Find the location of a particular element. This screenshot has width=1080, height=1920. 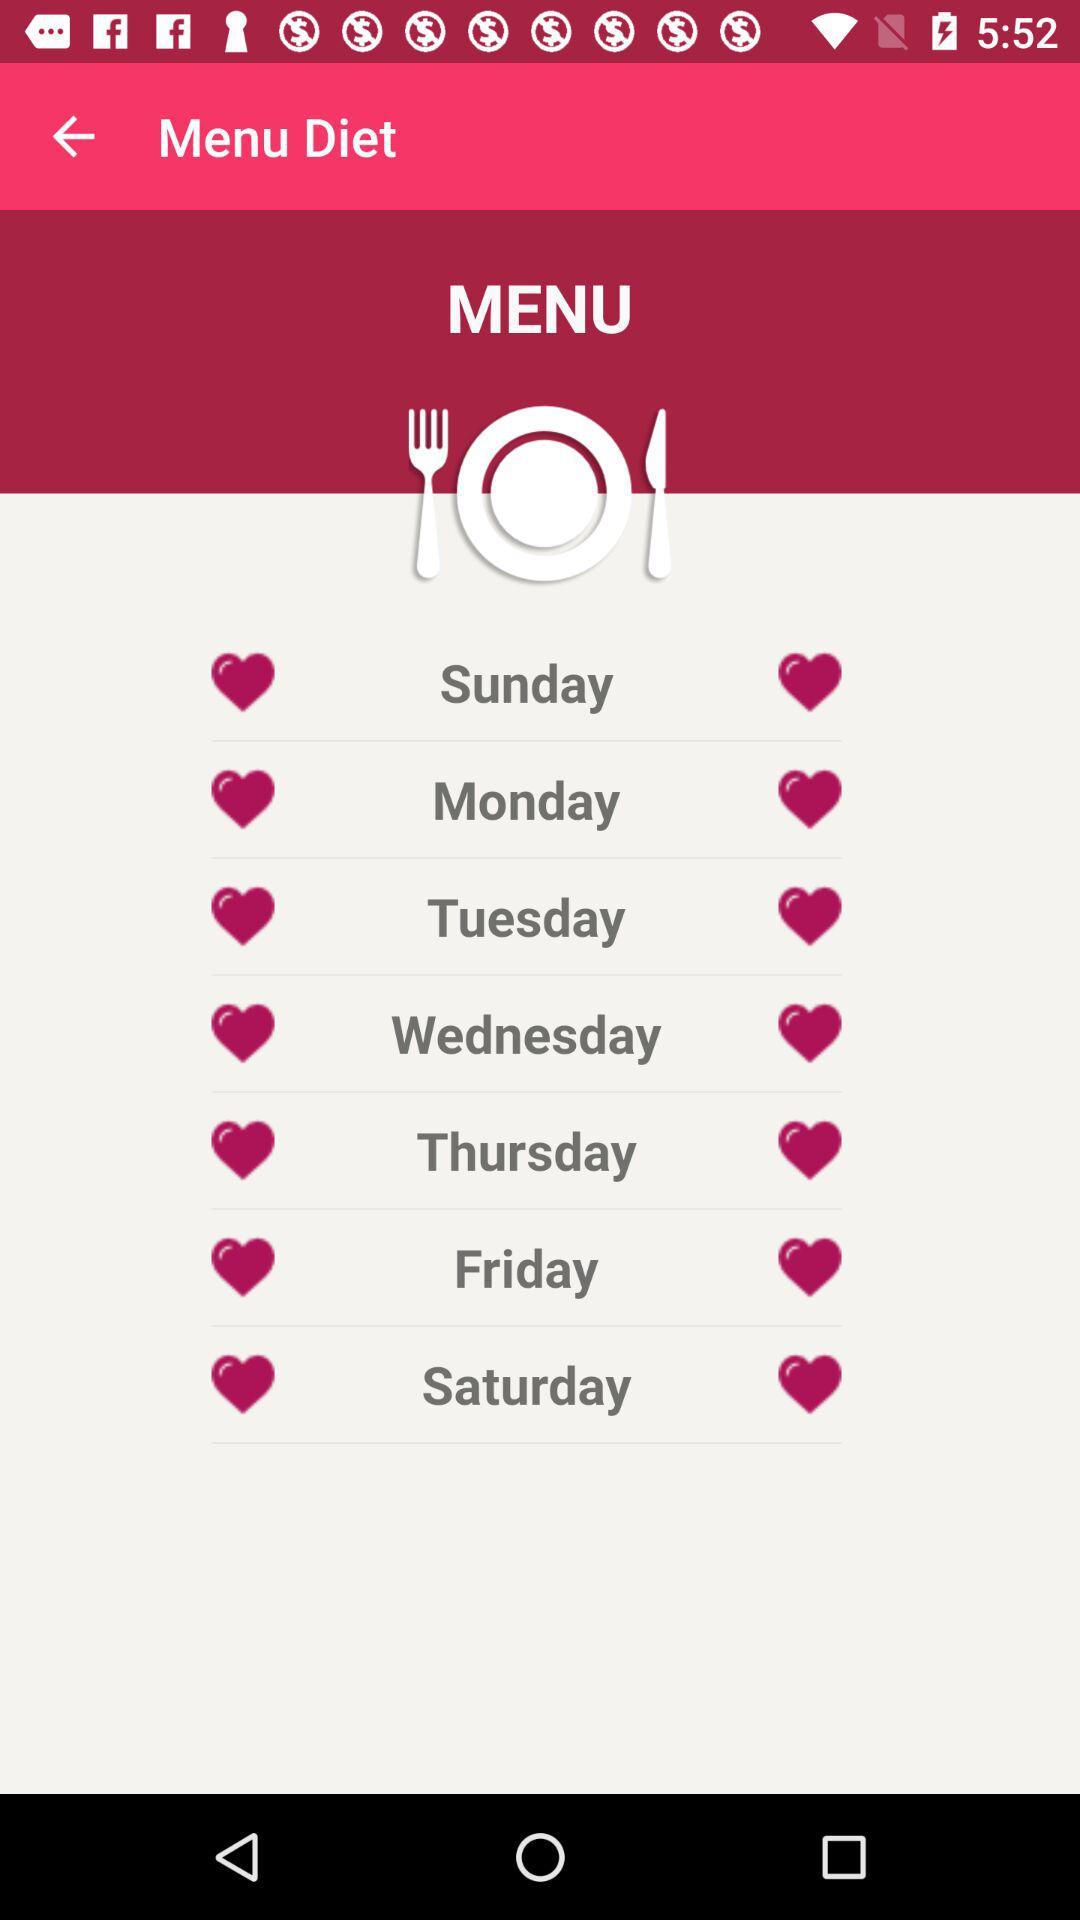

the icon above the monday item is located at coordinates (525, 682).